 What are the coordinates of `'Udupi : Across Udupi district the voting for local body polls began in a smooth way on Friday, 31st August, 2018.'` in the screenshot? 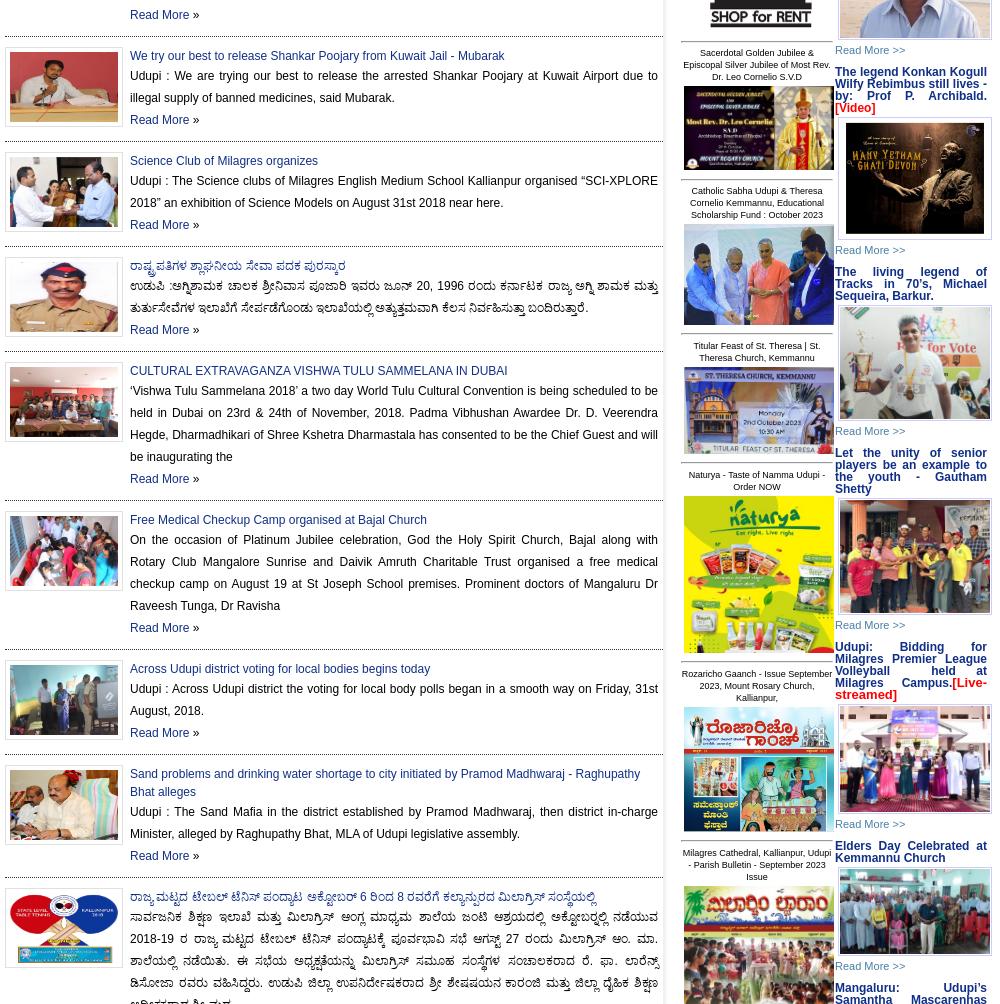 It's located at (394, 698).